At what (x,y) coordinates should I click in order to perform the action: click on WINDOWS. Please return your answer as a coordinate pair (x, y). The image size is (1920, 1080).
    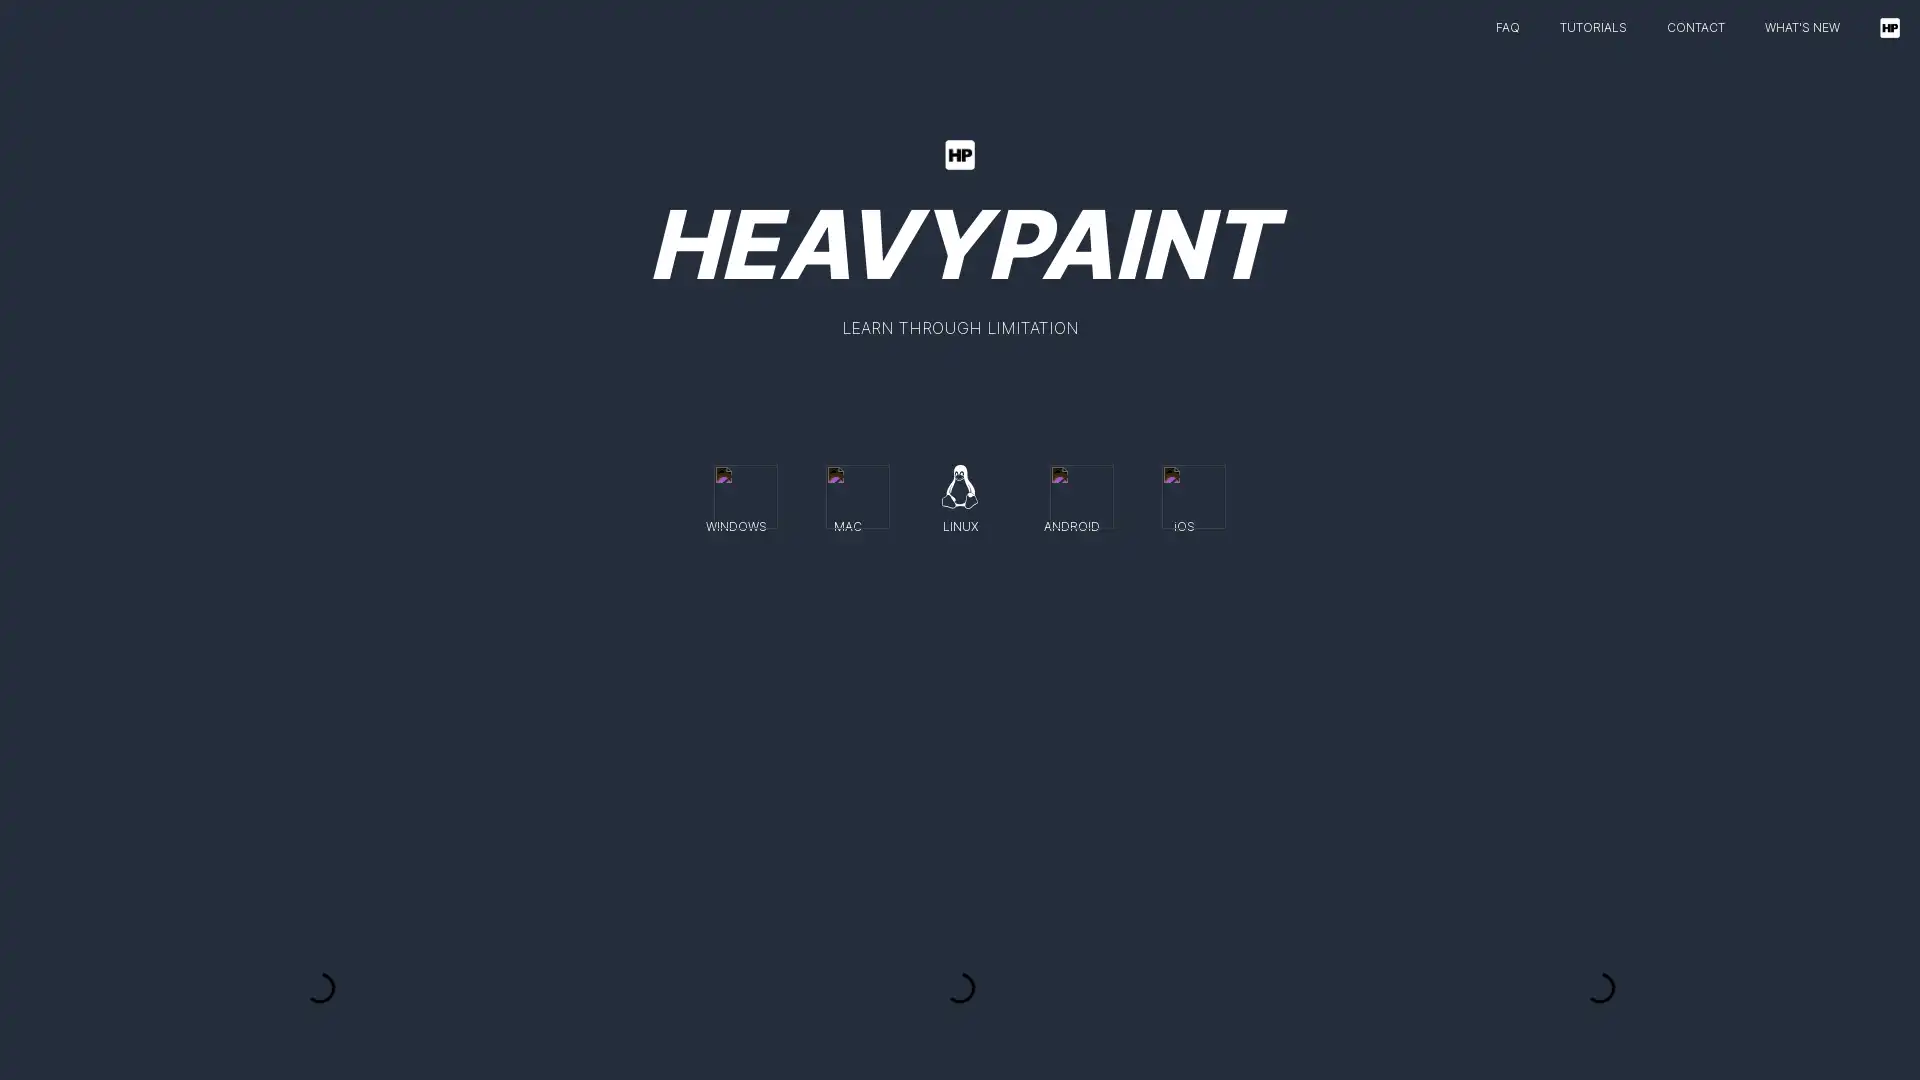
    Looking at the image, I should click on (734, 493).